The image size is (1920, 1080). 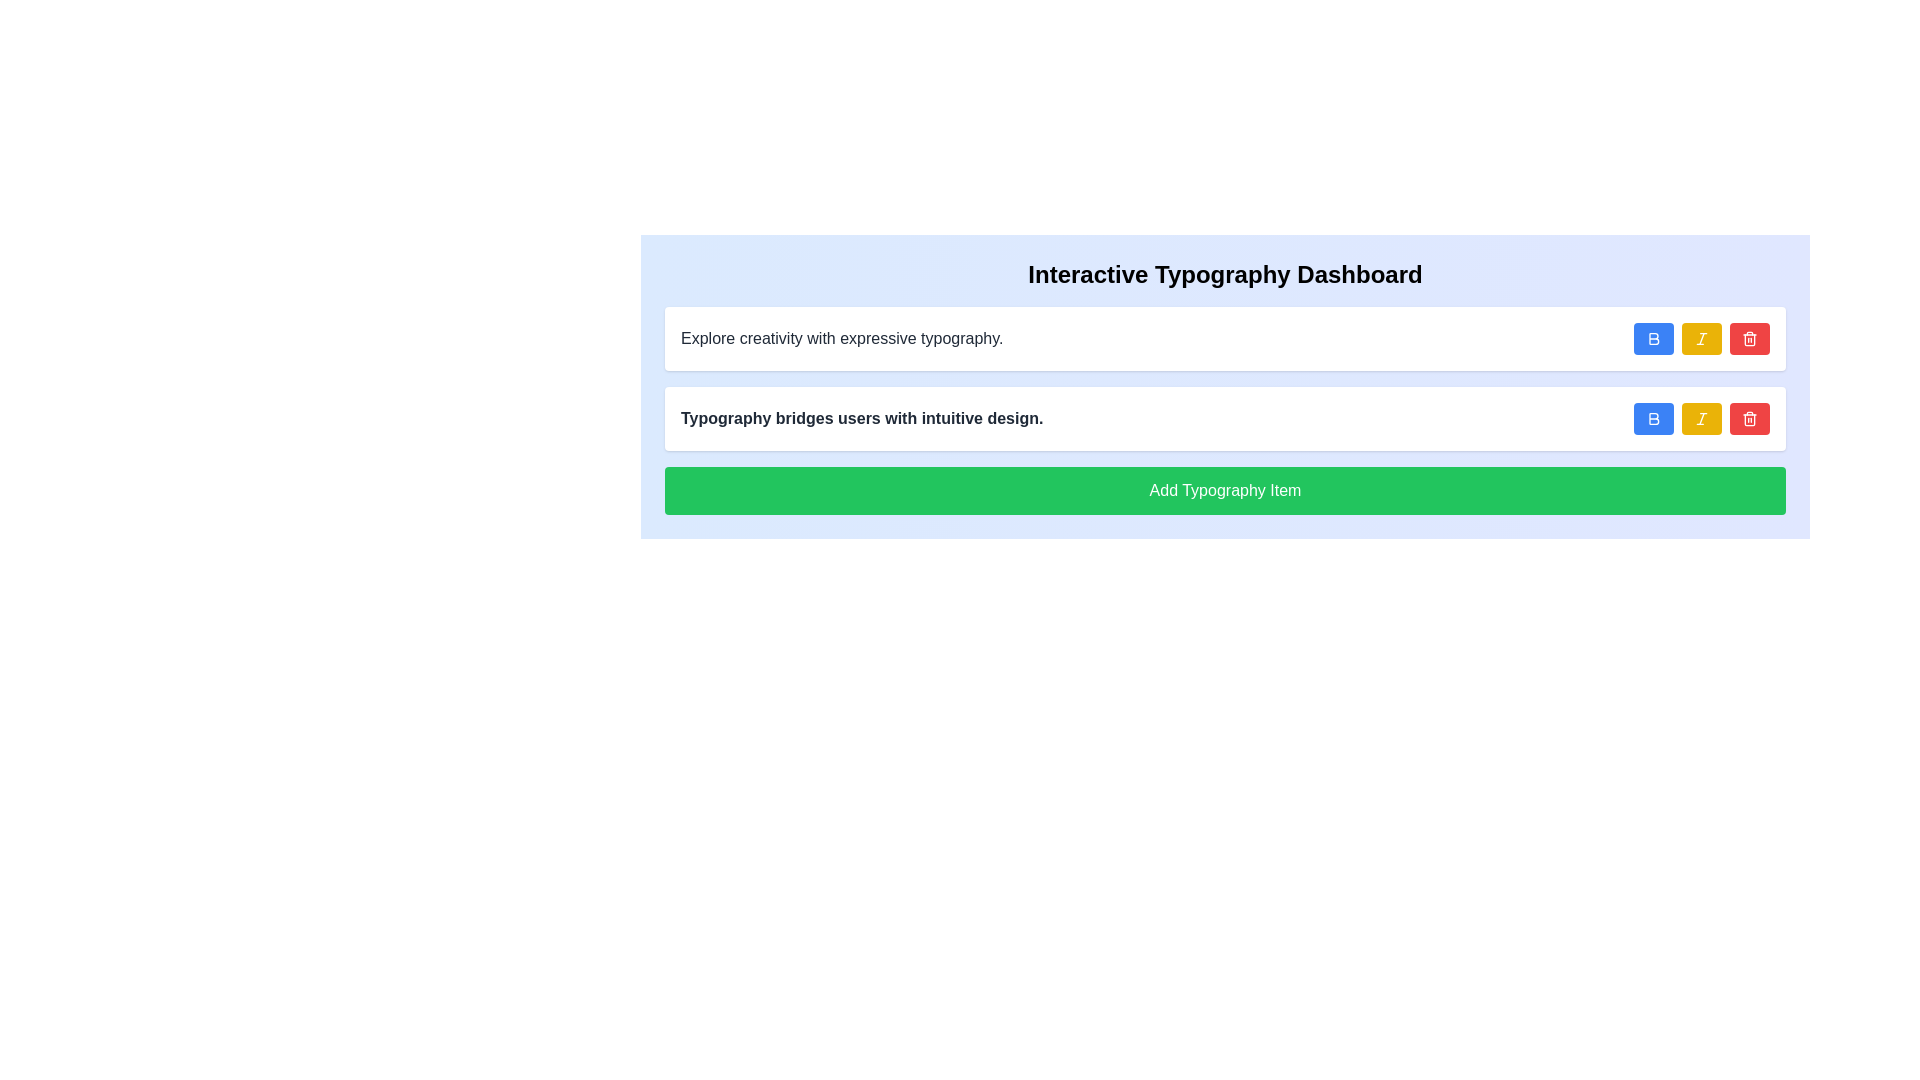 What do you see at coordinates (1654, 338) in the screenshot?
I see `the leftmost blue button with a rounded corner and a bold text icon` at bounding box center [1654, 338].